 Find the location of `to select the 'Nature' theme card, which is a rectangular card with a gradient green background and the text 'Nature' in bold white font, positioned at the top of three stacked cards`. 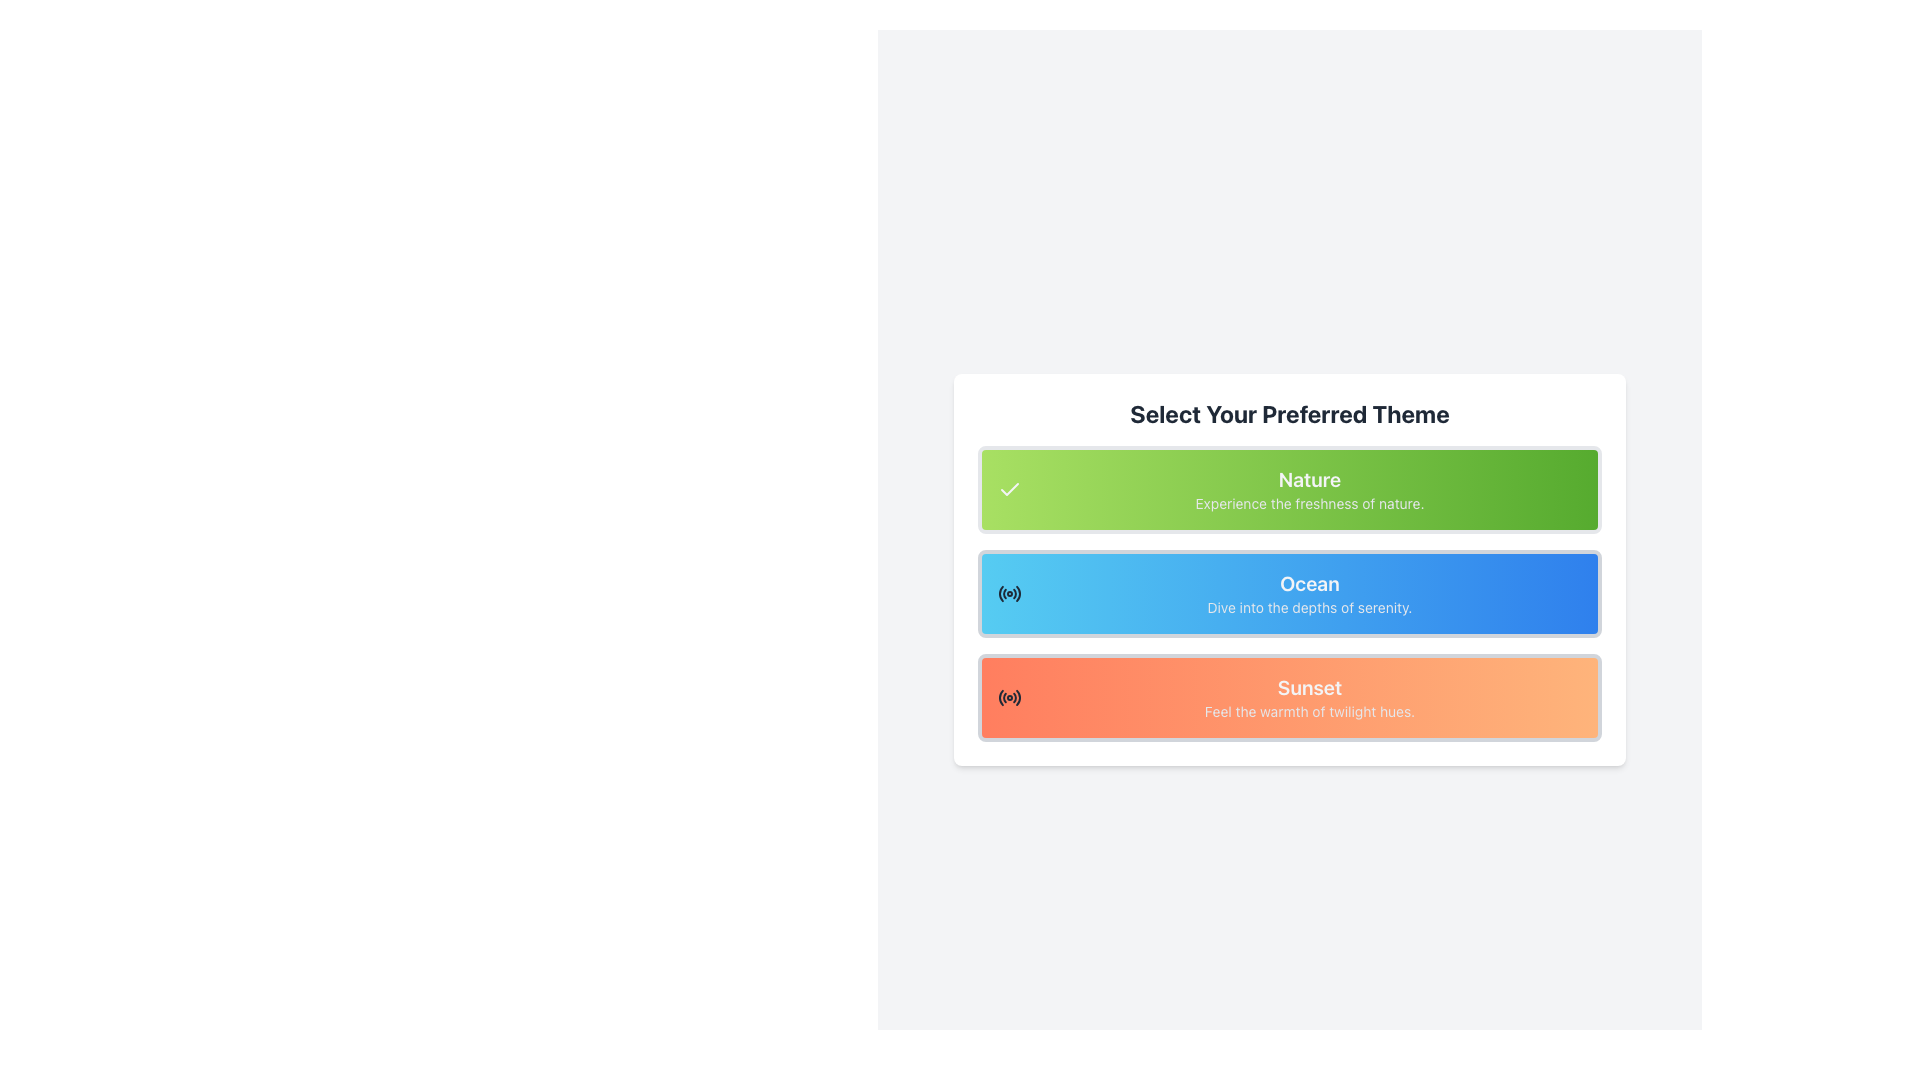

to select the 'Nature' theme card, which is a rectangular card with a gradient green background and the text 'Nature' in bold white font, positioned at the top of three stacked cards is located at coordinates (1290, 489).